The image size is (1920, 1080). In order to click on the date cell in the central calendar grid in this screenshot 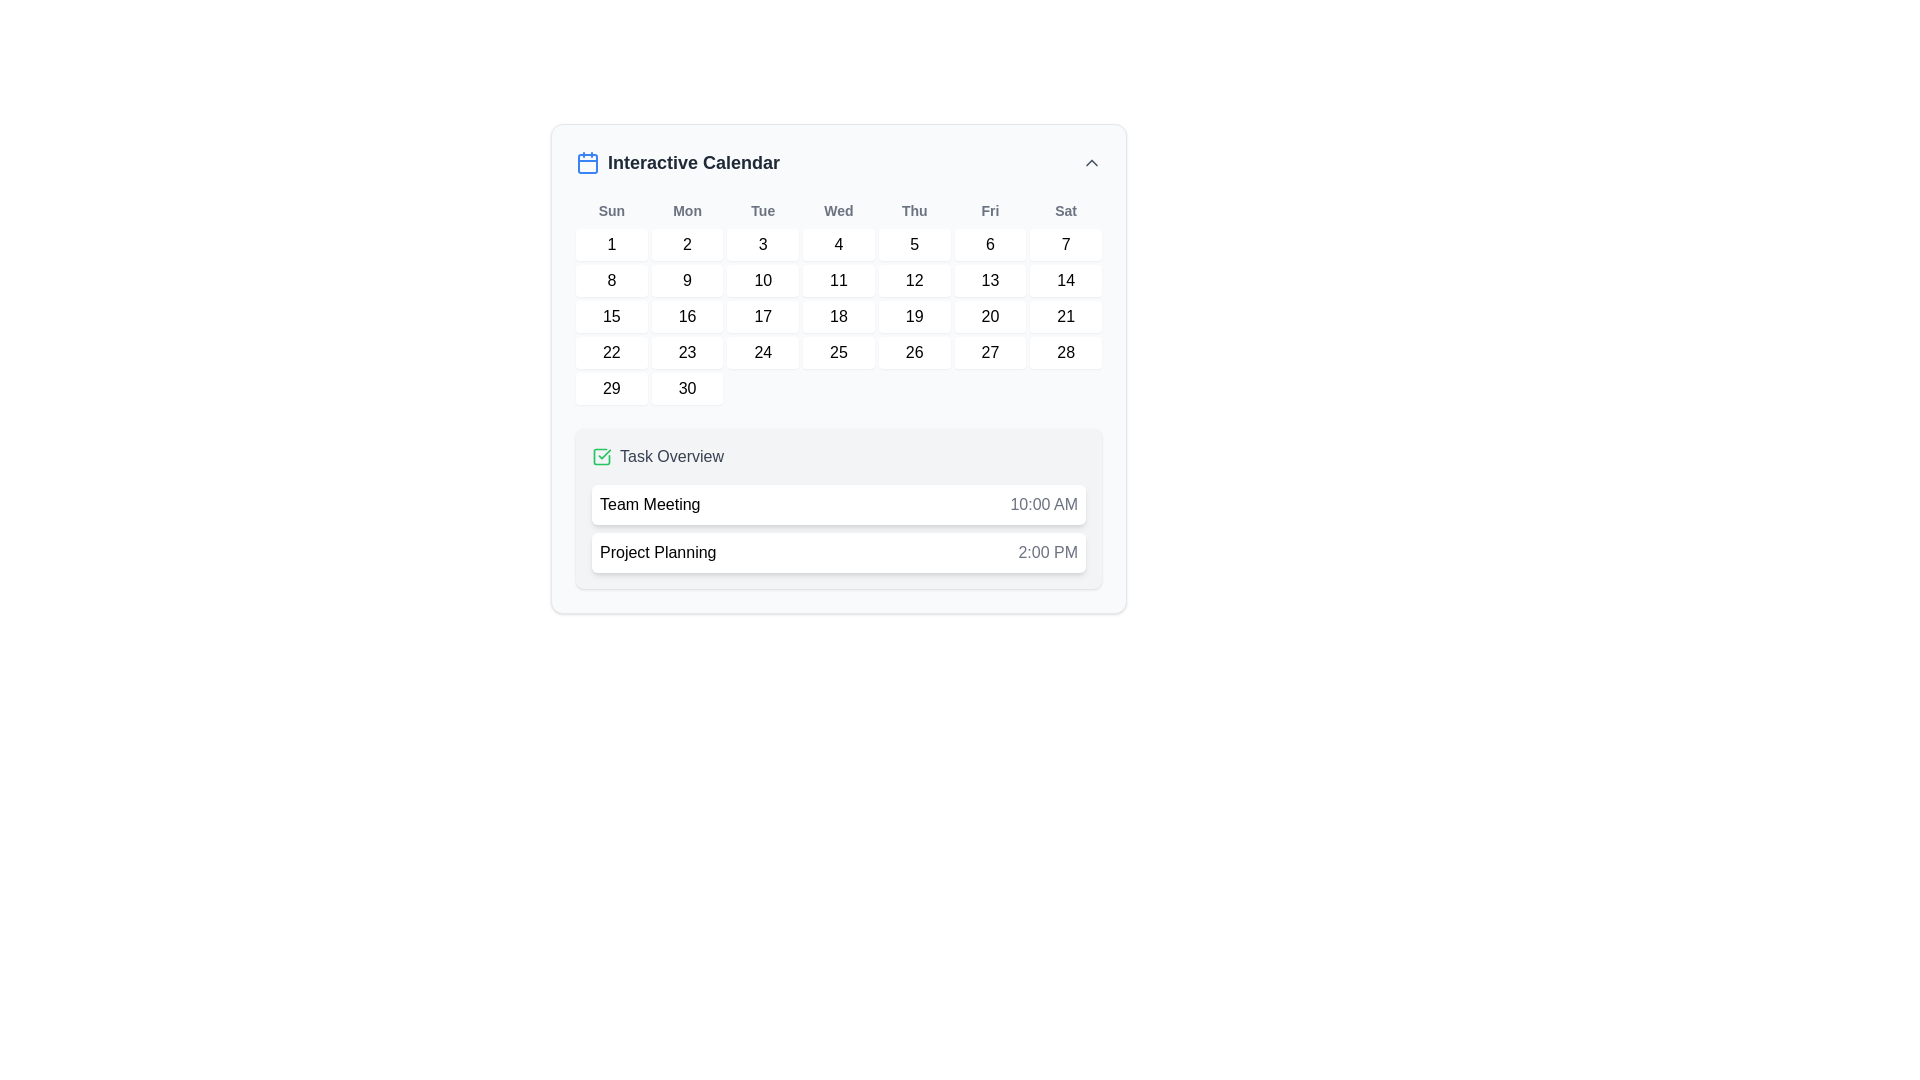, I will do `click(839, 315)`.